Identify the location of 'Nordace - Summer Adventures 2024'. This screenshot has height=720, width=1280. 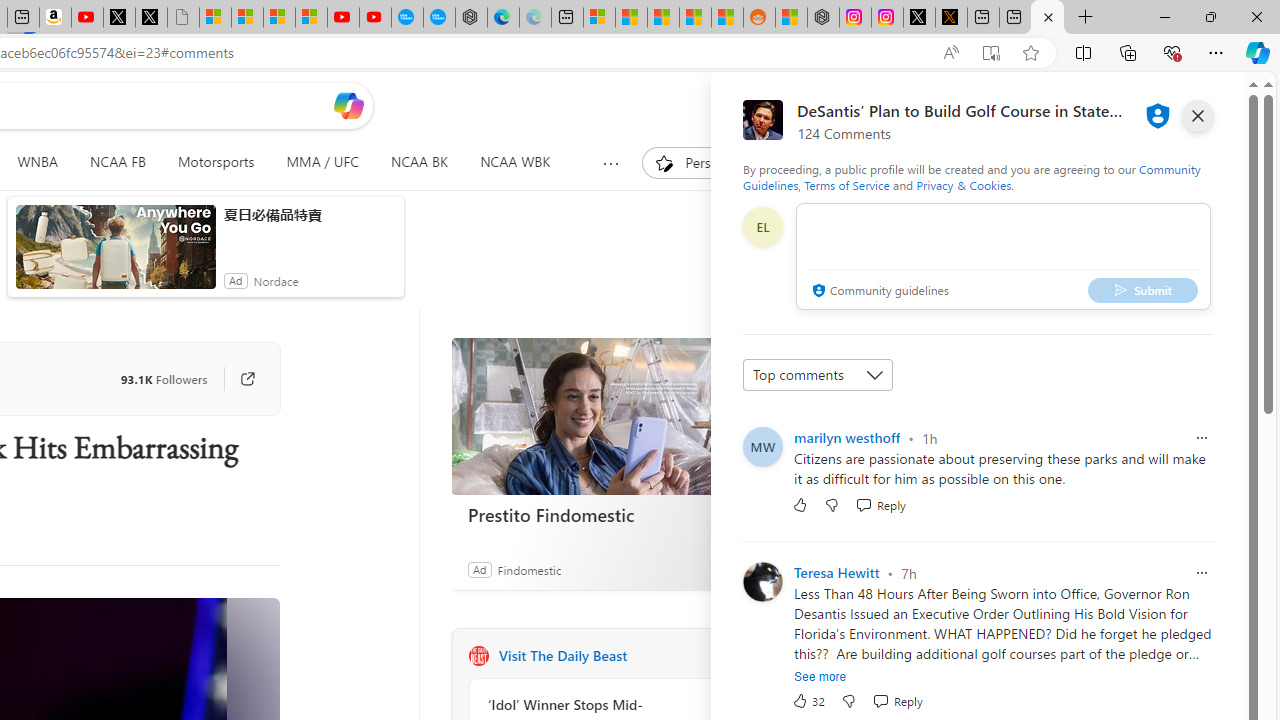
(823, 17).